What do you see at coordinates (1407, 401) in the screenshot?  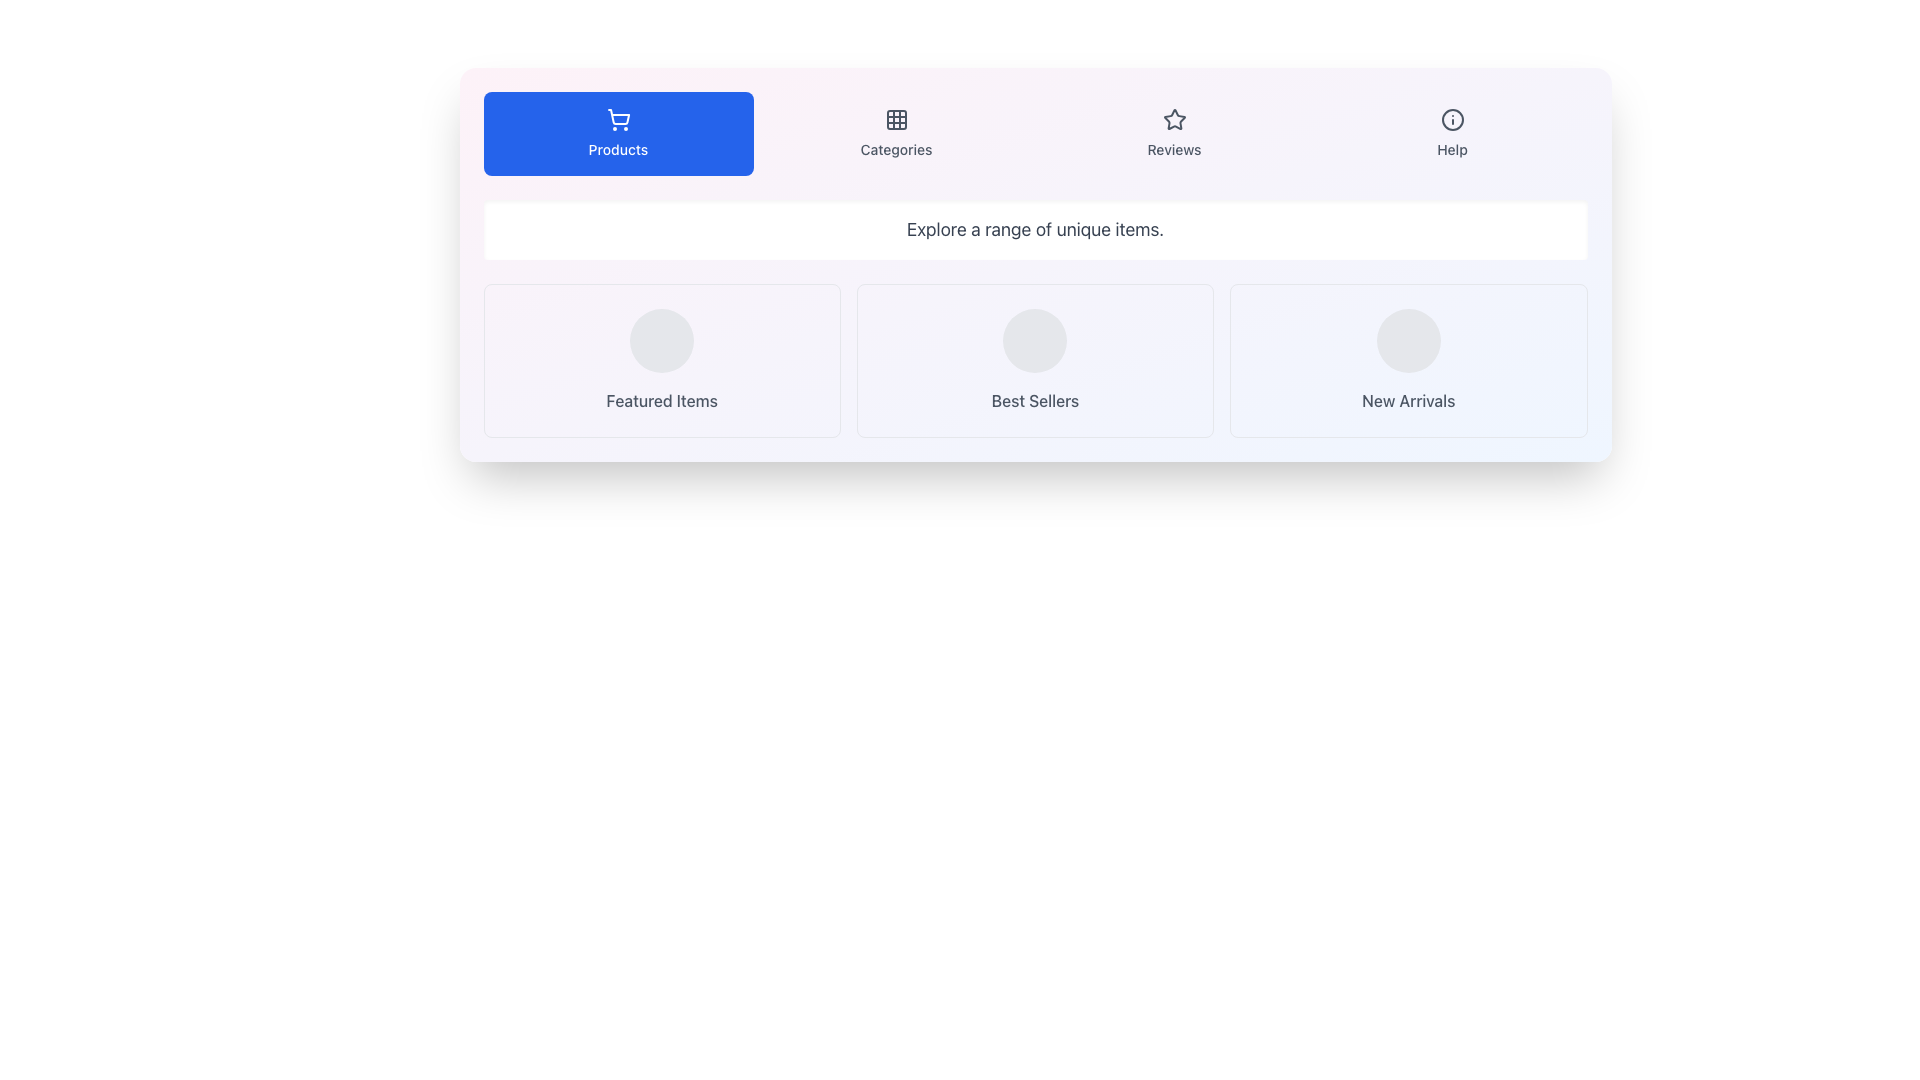 I see `the 'New Arrivals' text label, which serves as a static title for its card, positioned below a circular graphic within the bottom right card of a horizontal list` at bounding box center [1407, 401].